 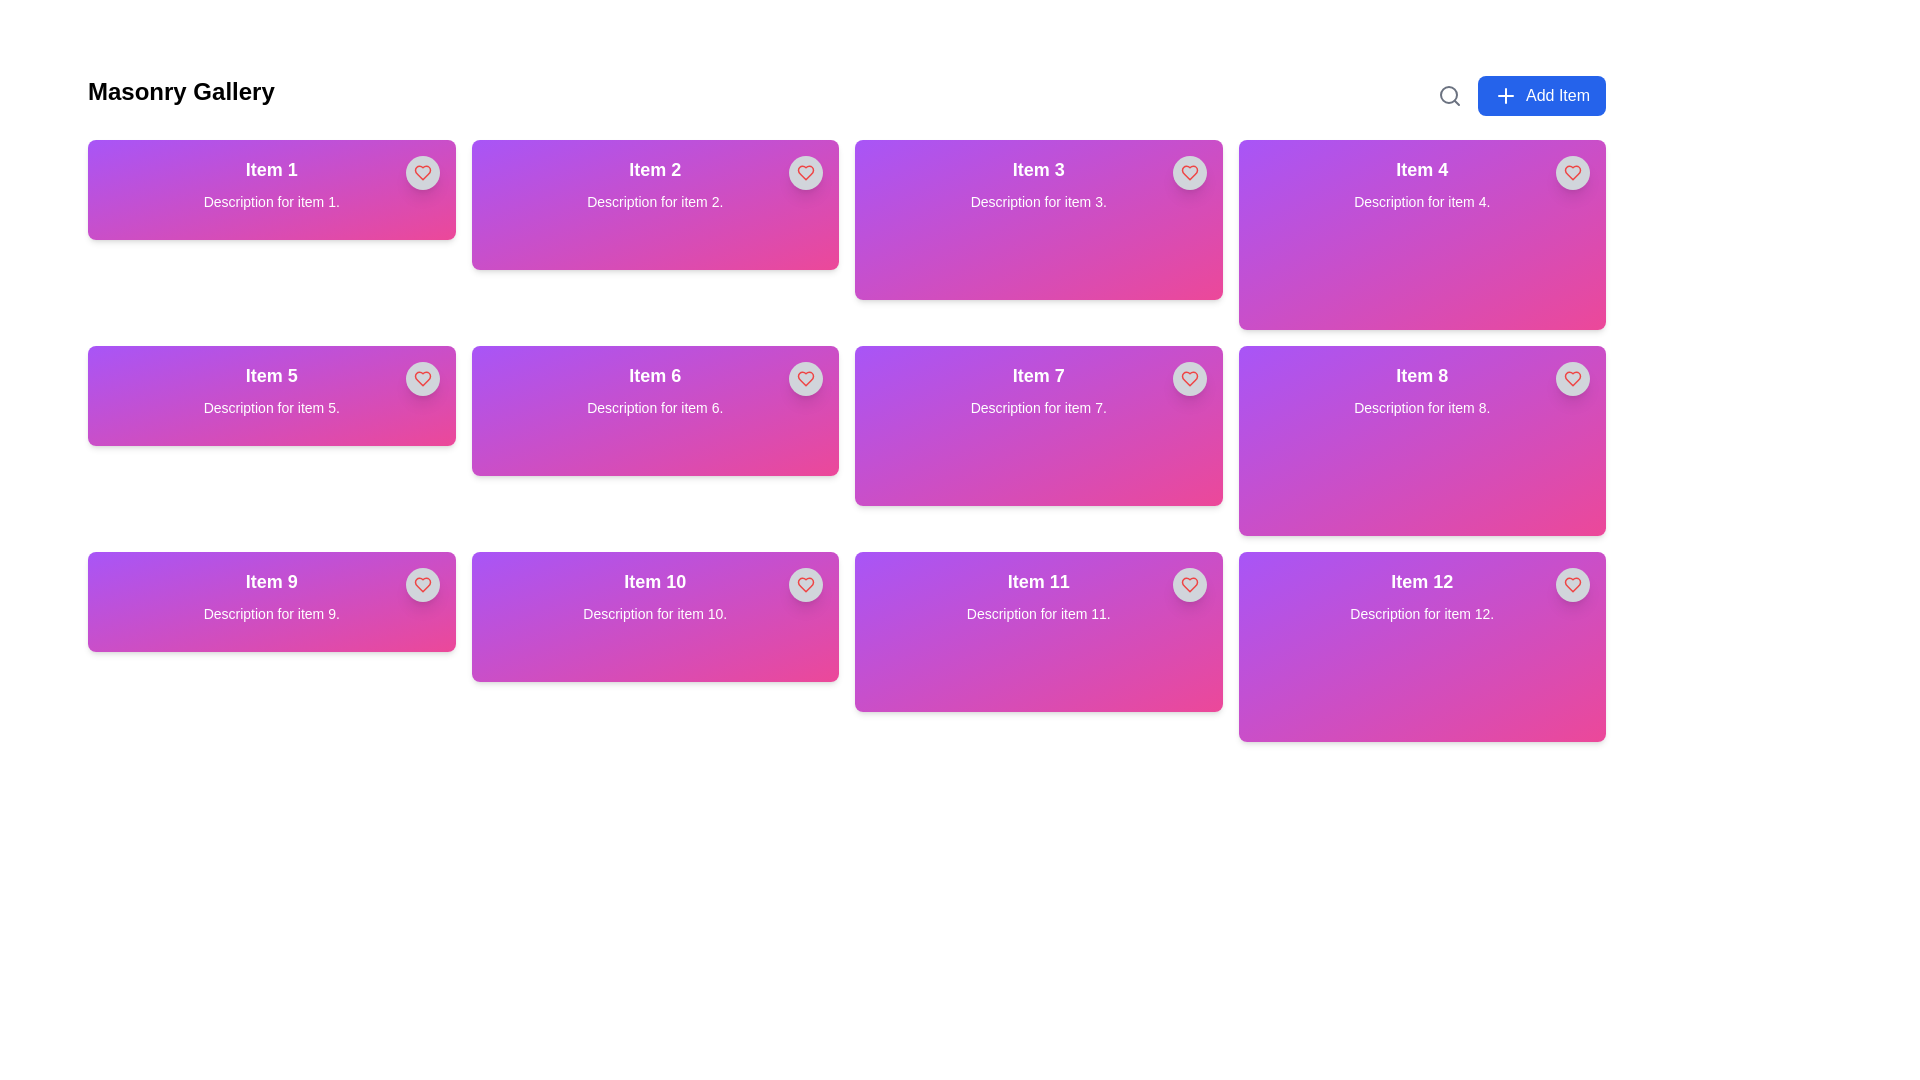 What do you see at coordinates (806, 172) in the screenshot?
I see `the heart icon in the top-right corner of the card labeled 'Item 2' to indicate a preference for the item` at bounding box center [806, 172].